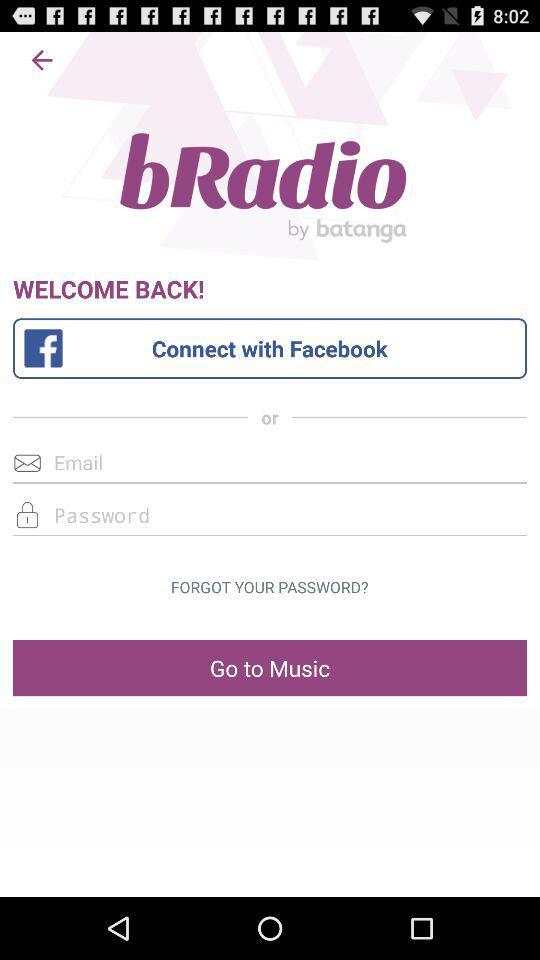 This screenshot has width=540, height=960. I want to click on the item above or, so click(269, 348).